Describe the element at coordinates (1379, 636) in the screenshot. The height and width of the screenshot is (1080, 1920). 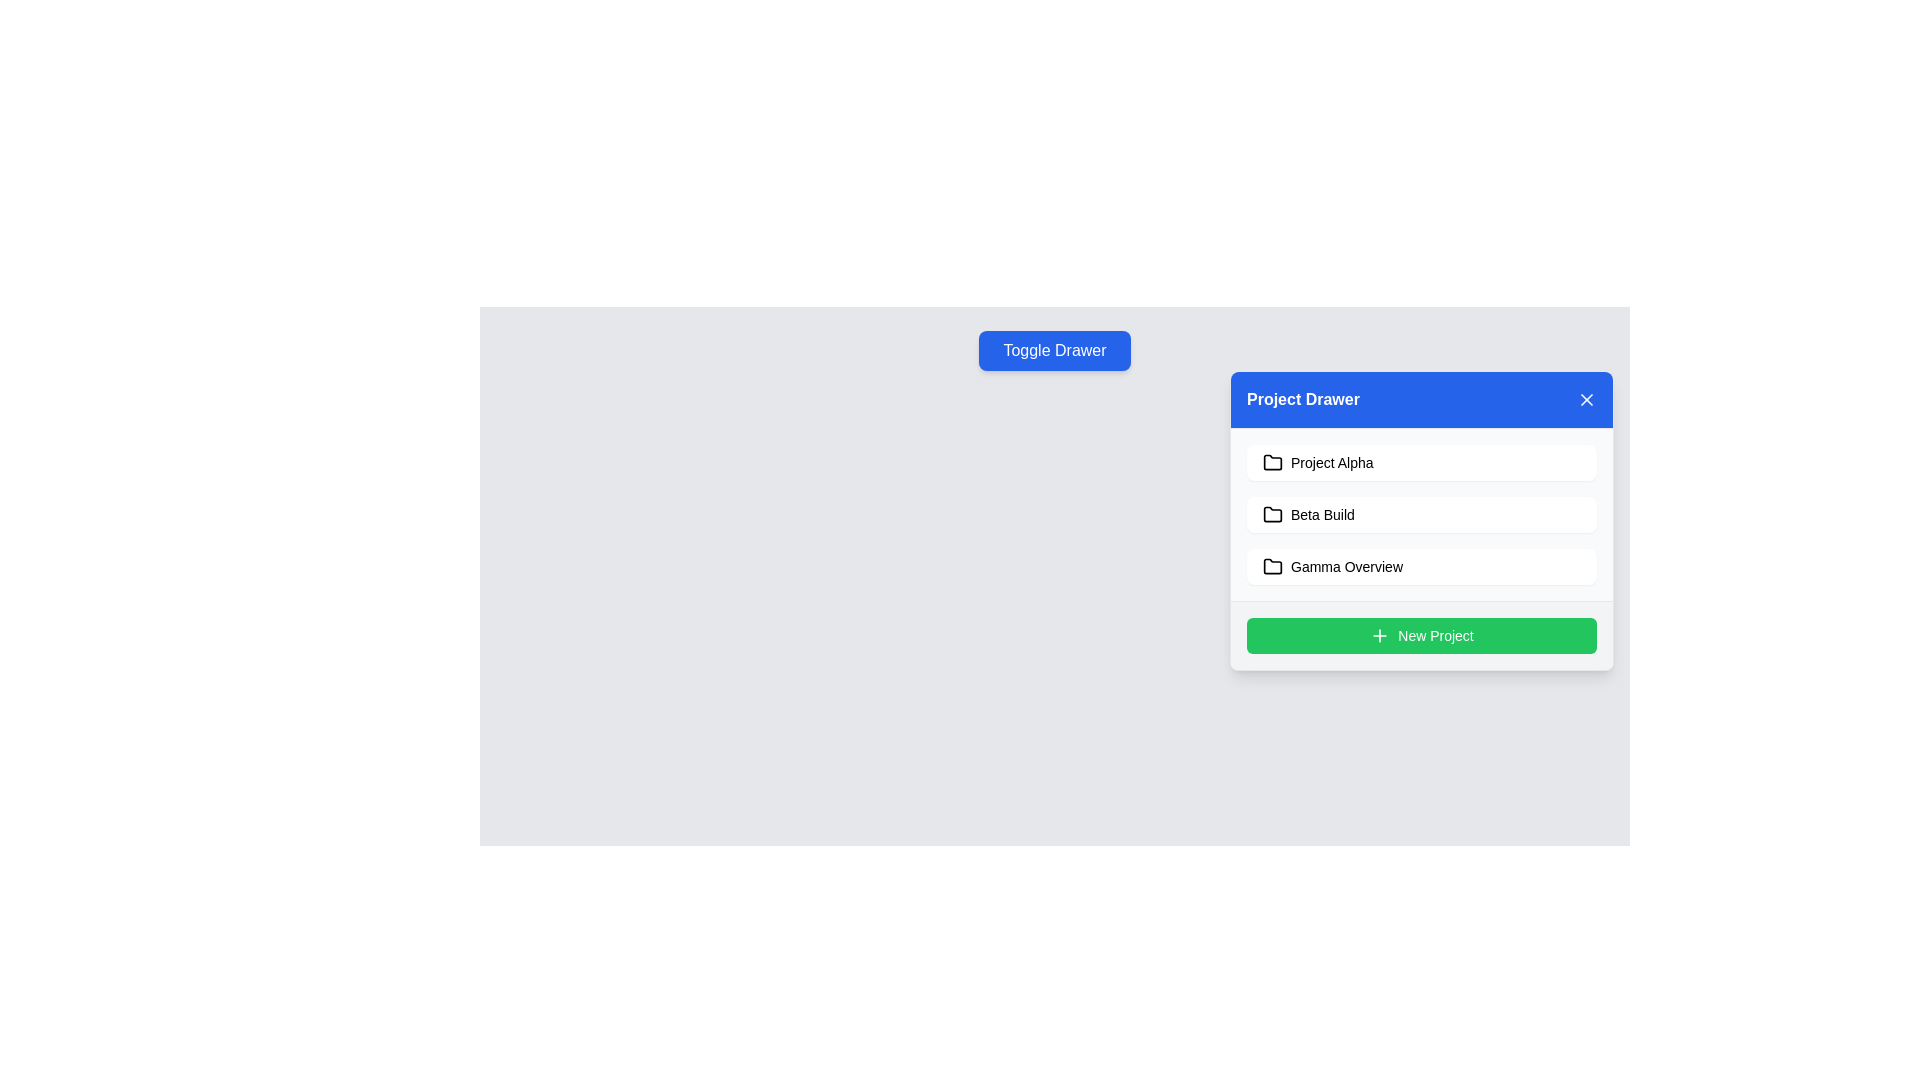
I see `the SVG plus icon located within the green 'New Project' button at the bottom of the Project Drawer interface` at that location.